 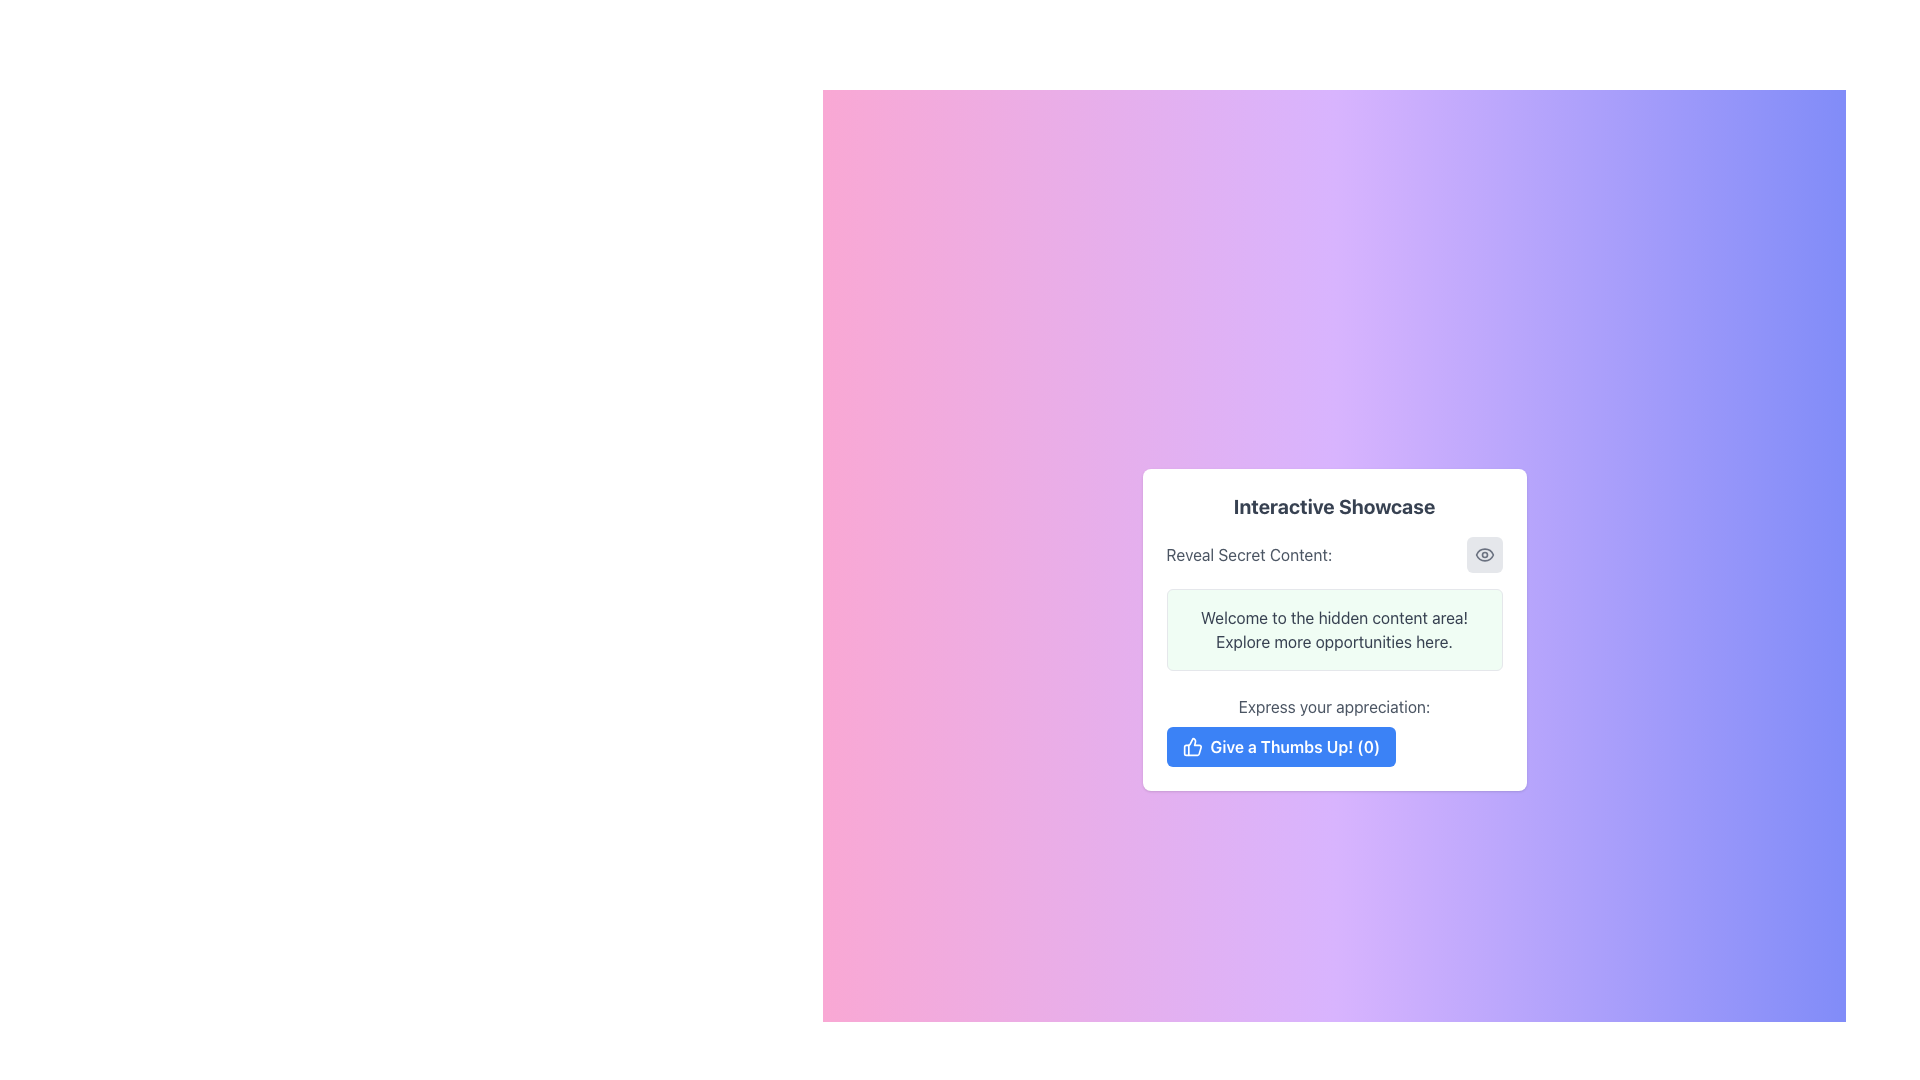 I want to click on the 'Give a Thumbs Up!' button located in the interactive section with the heading 'Express your appreciation:' to observe the hover effect, so click(x=1334, y=731).